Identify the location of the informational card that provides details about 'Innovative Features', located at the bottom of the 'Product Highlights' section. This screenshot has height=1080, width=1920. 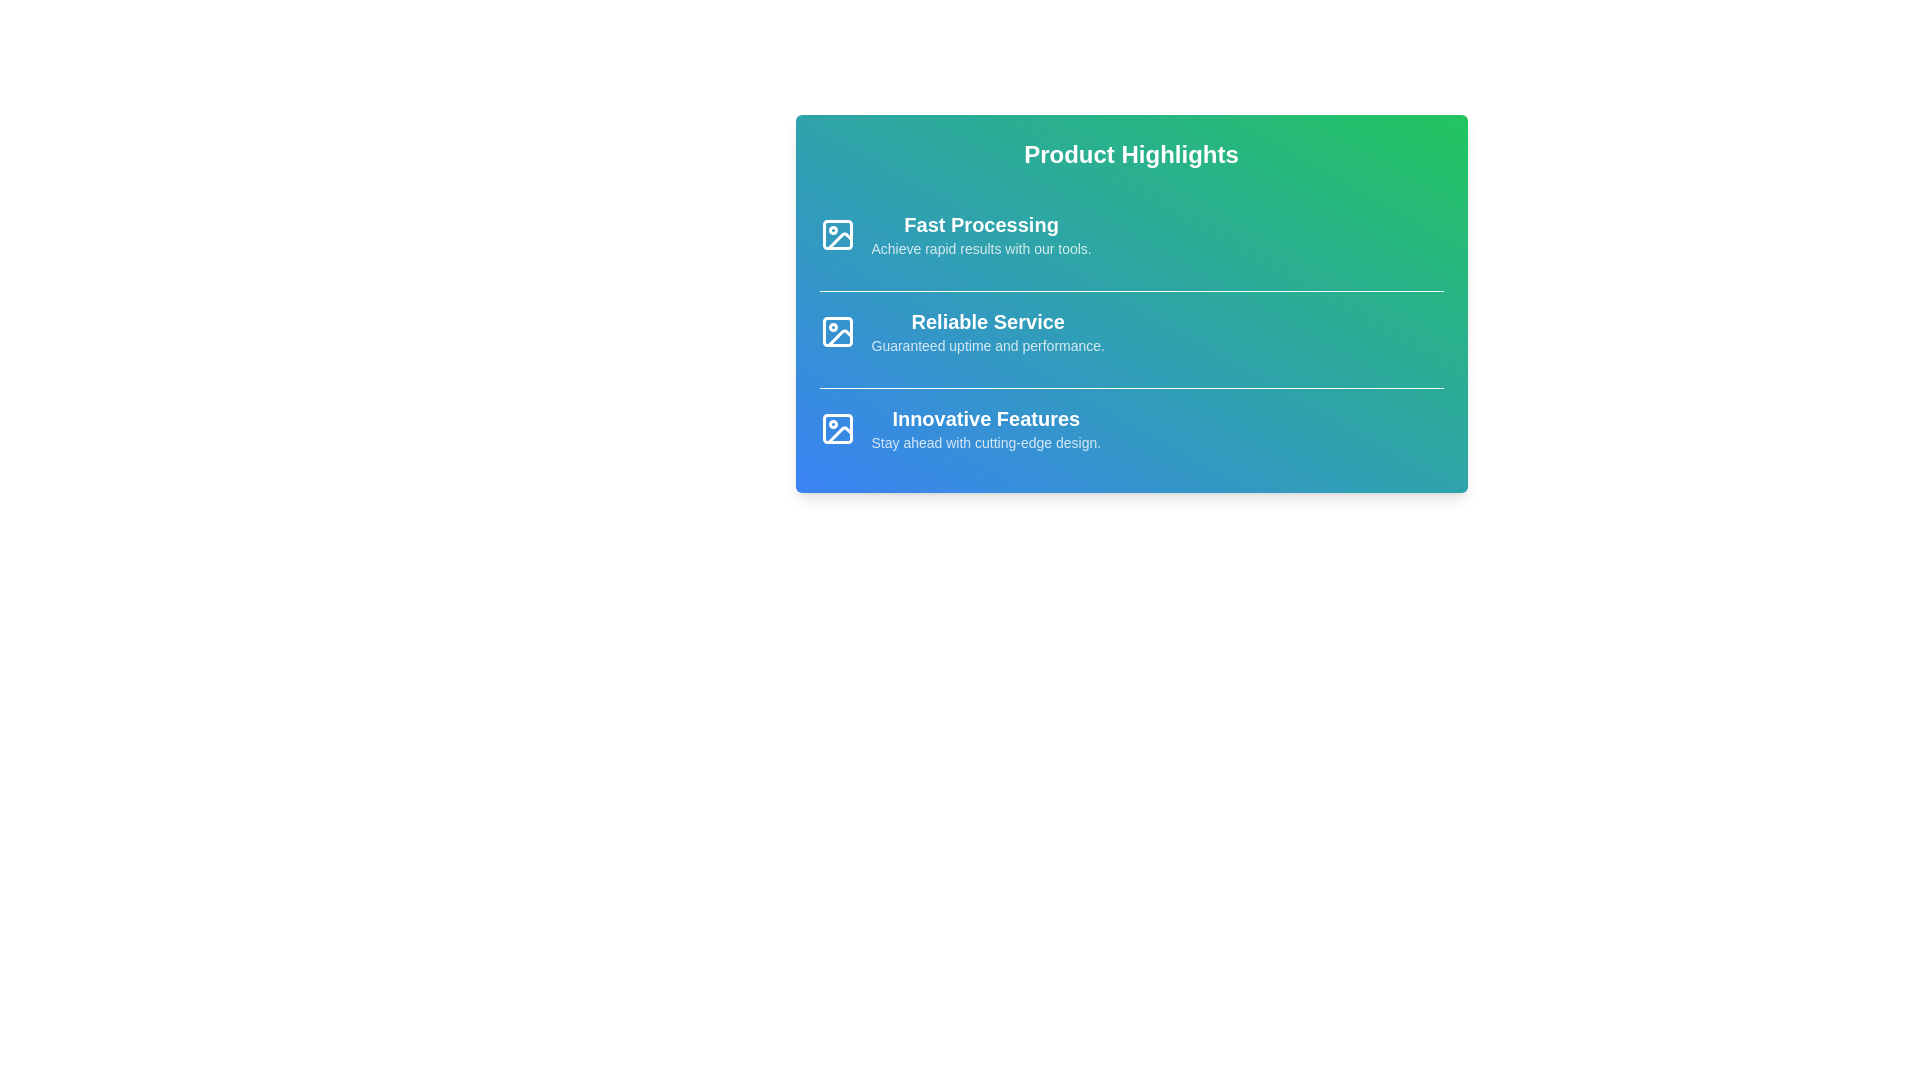
(1131, 427).